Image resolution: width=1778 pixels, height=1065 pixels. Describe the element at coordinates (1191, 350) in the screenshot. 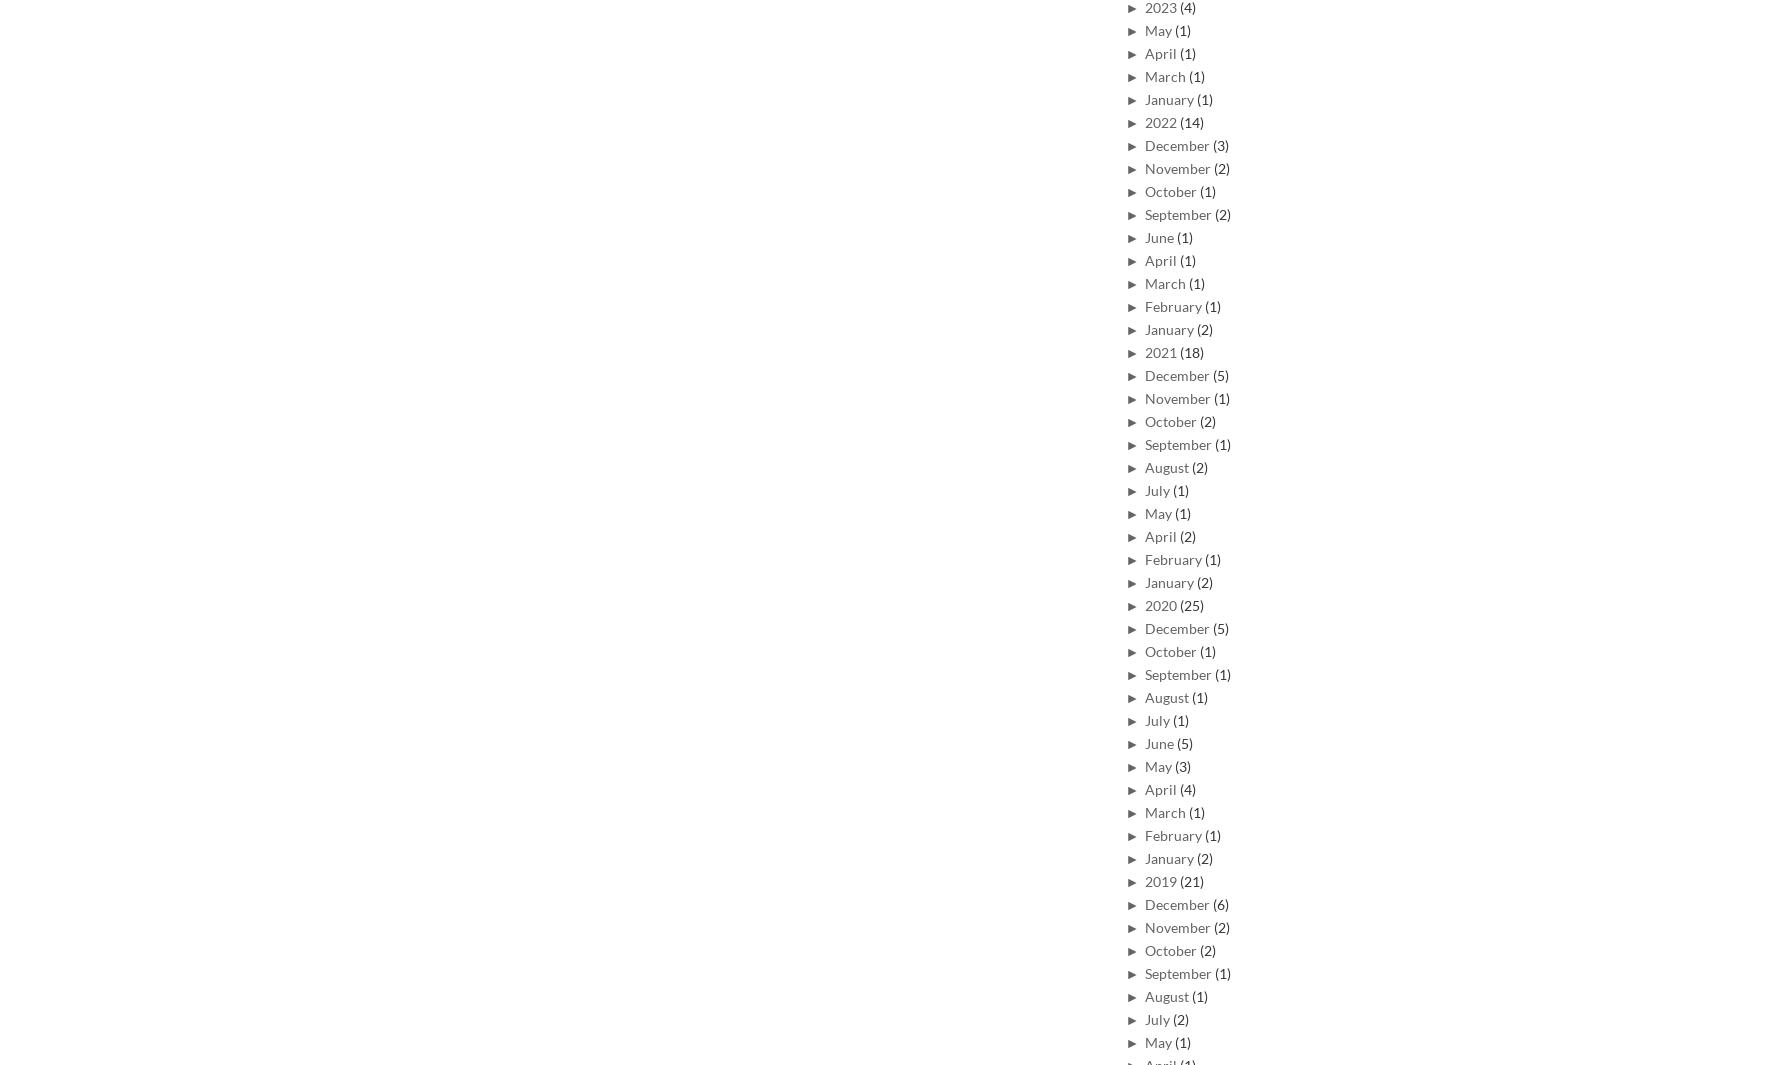

I see `'(18)'` at that location.